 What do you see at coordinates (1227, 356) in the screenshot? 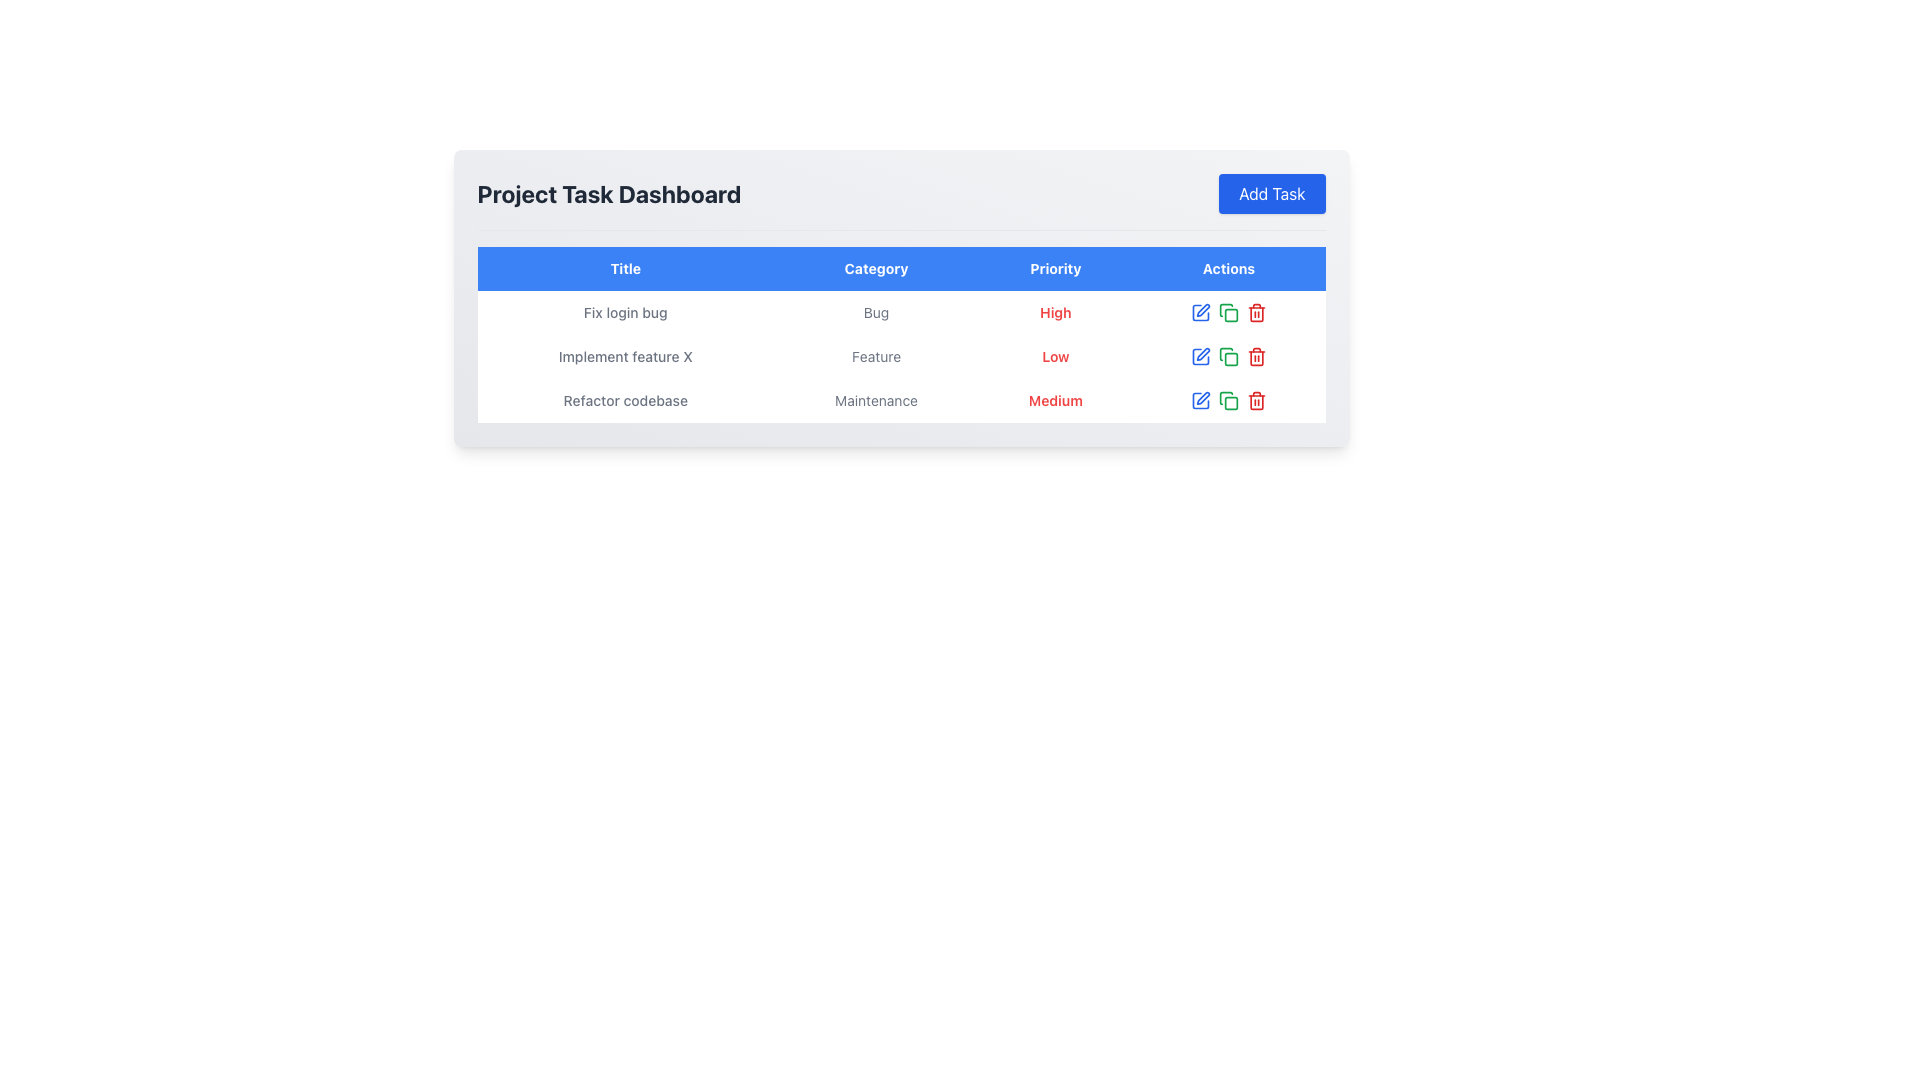
I see `the second action icon in the Actions column of the row labeled 'Feature' in the middle of the table` at bounding box center [1227, 356].